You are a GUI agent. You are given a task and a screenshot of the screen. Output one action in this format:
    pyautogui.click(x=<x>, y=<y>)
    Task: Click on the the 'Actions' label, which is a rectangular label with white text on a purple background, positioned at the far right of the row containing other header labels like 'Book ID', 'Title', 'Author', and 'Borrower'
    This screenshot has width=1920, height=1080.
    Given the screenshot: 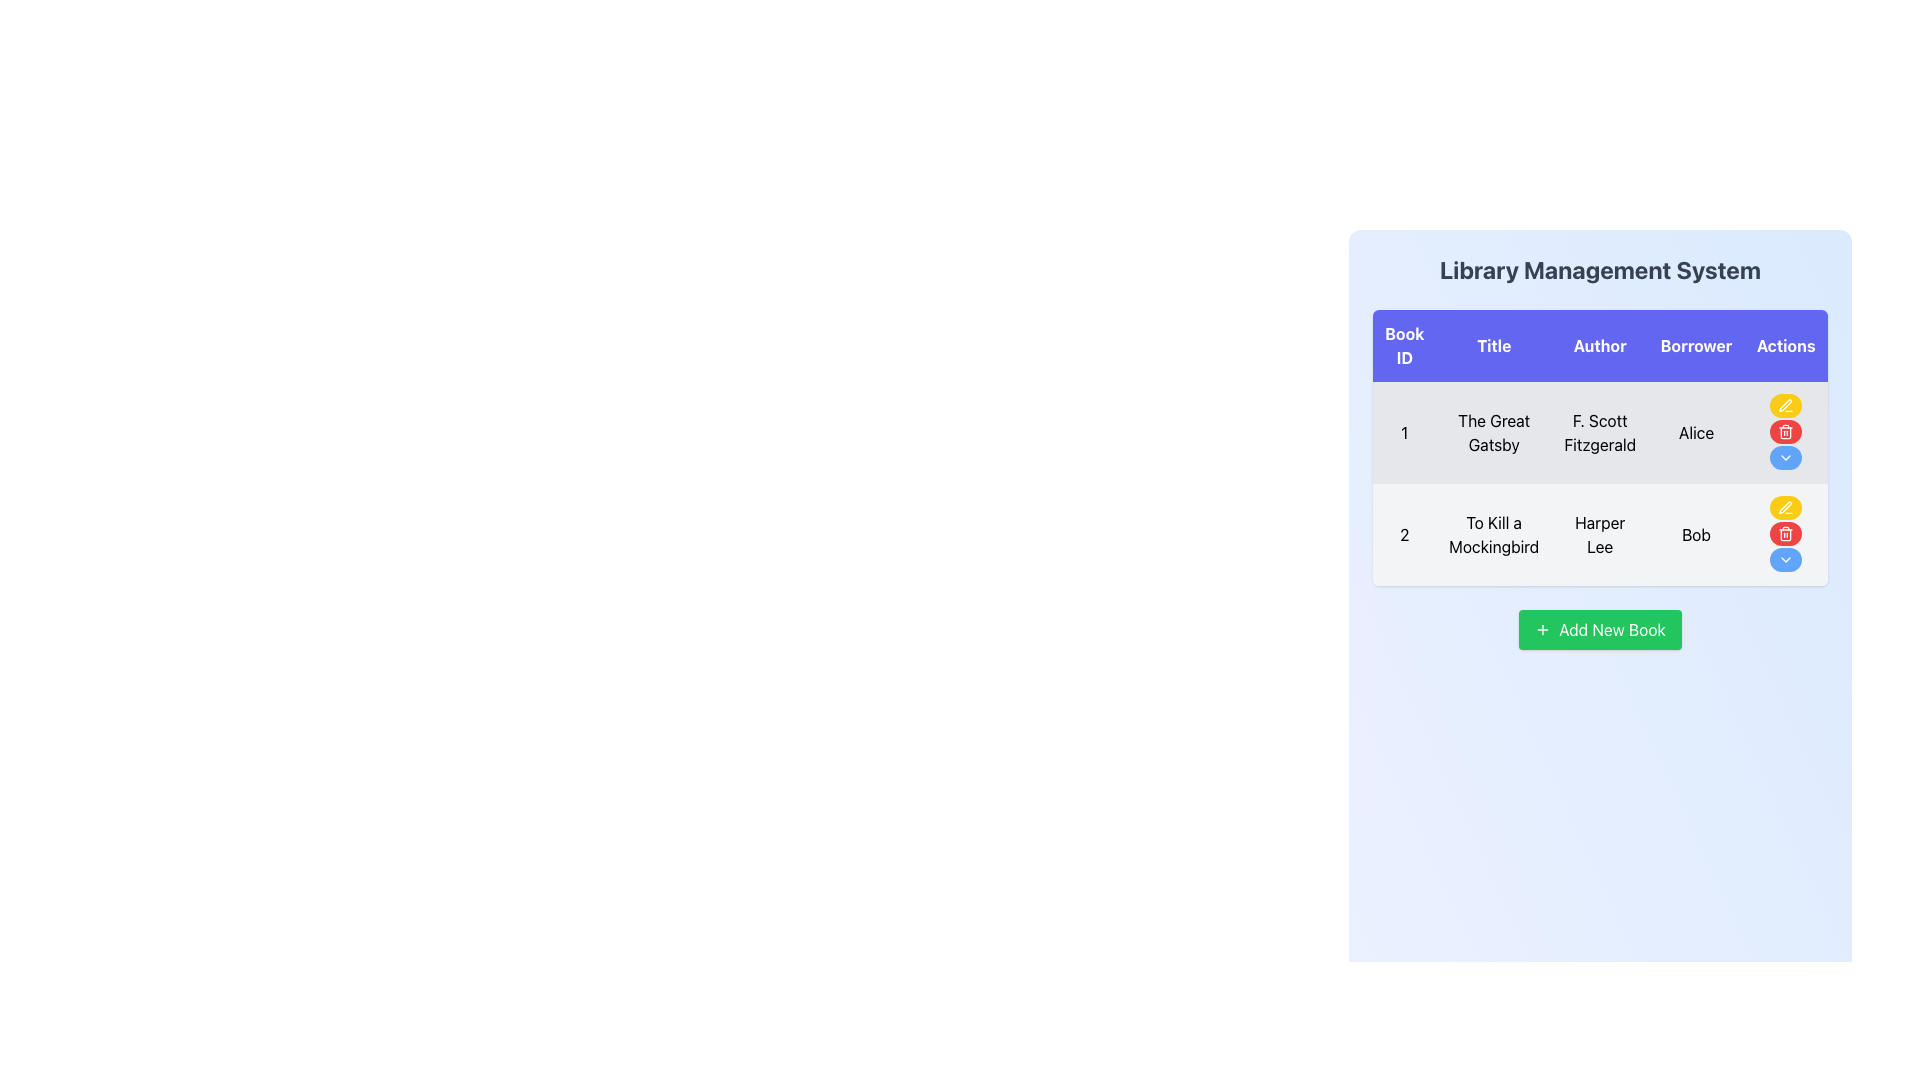 What is the action you would take?
    pyautogui.click(x=1786, y=345)
    